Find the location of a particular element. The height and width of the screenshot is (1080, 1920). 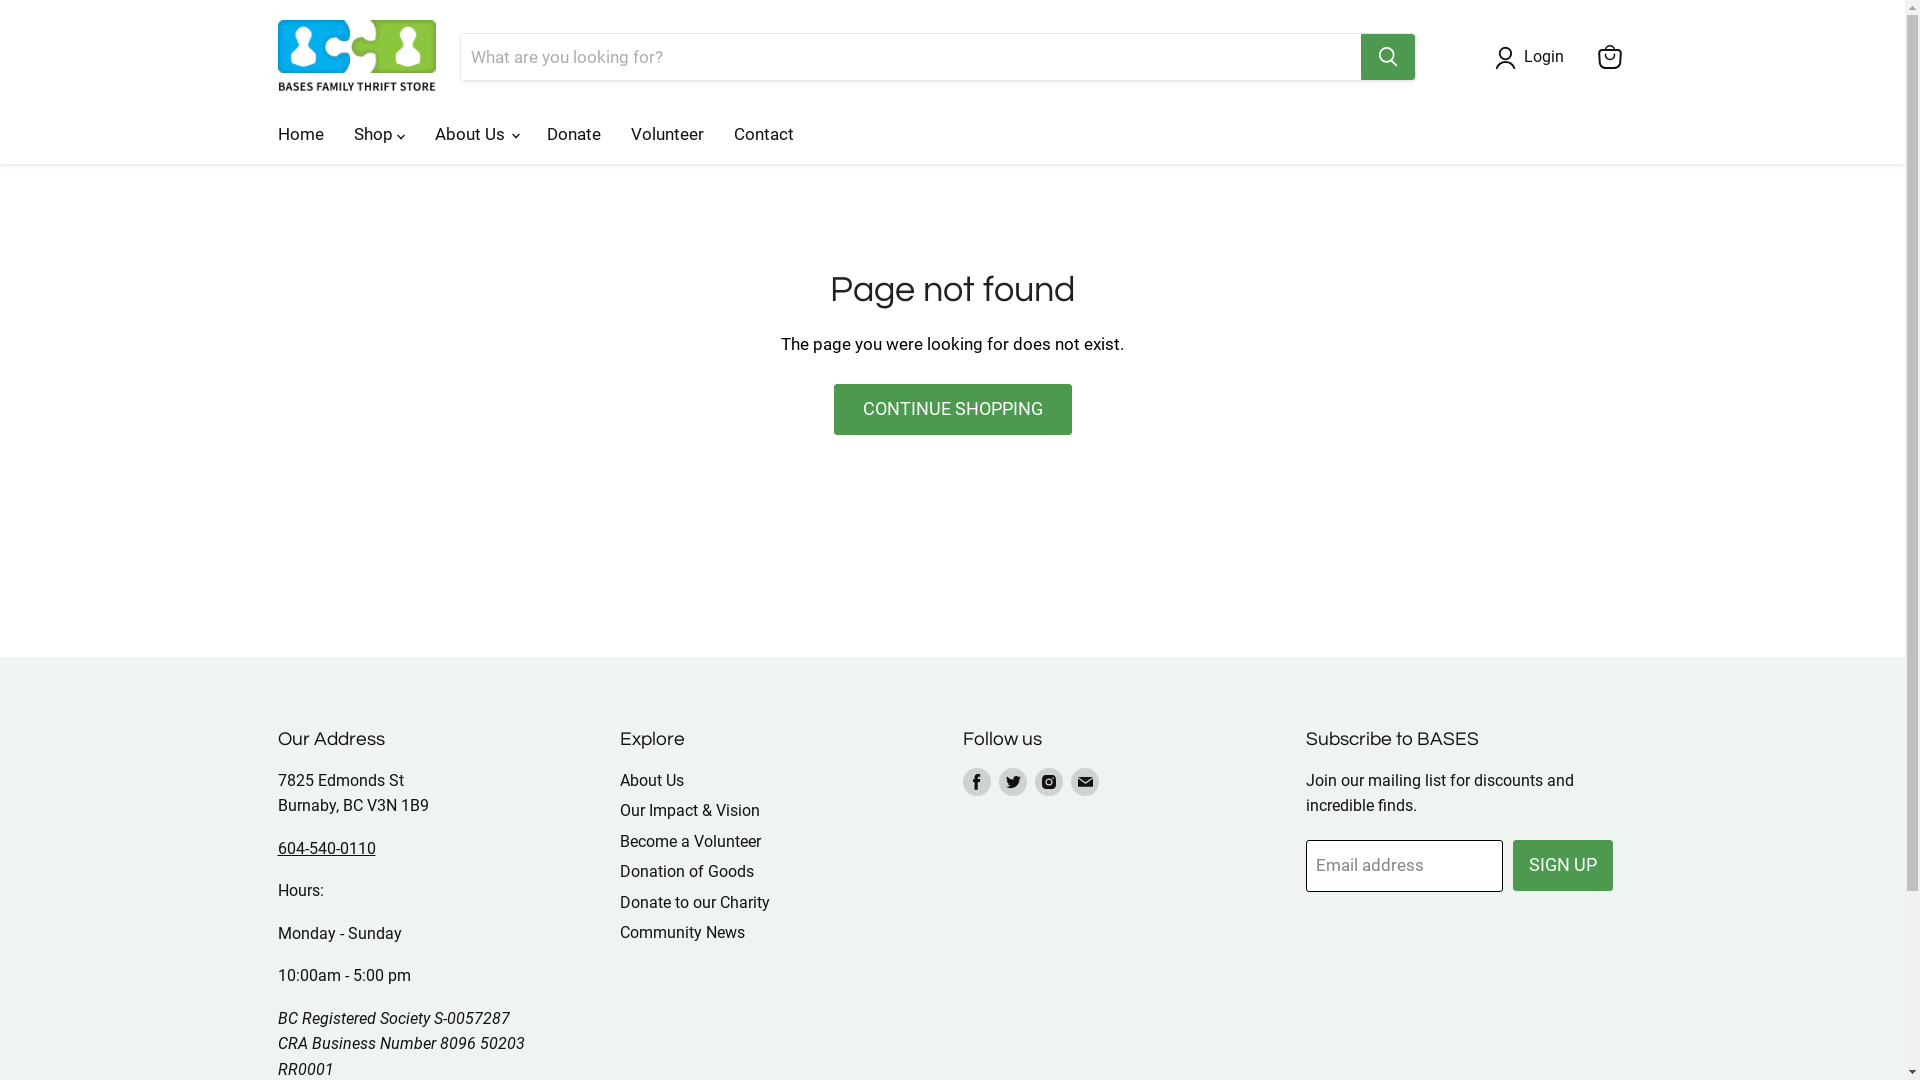

'604-540-0110' is located at coordinates (326, 848).